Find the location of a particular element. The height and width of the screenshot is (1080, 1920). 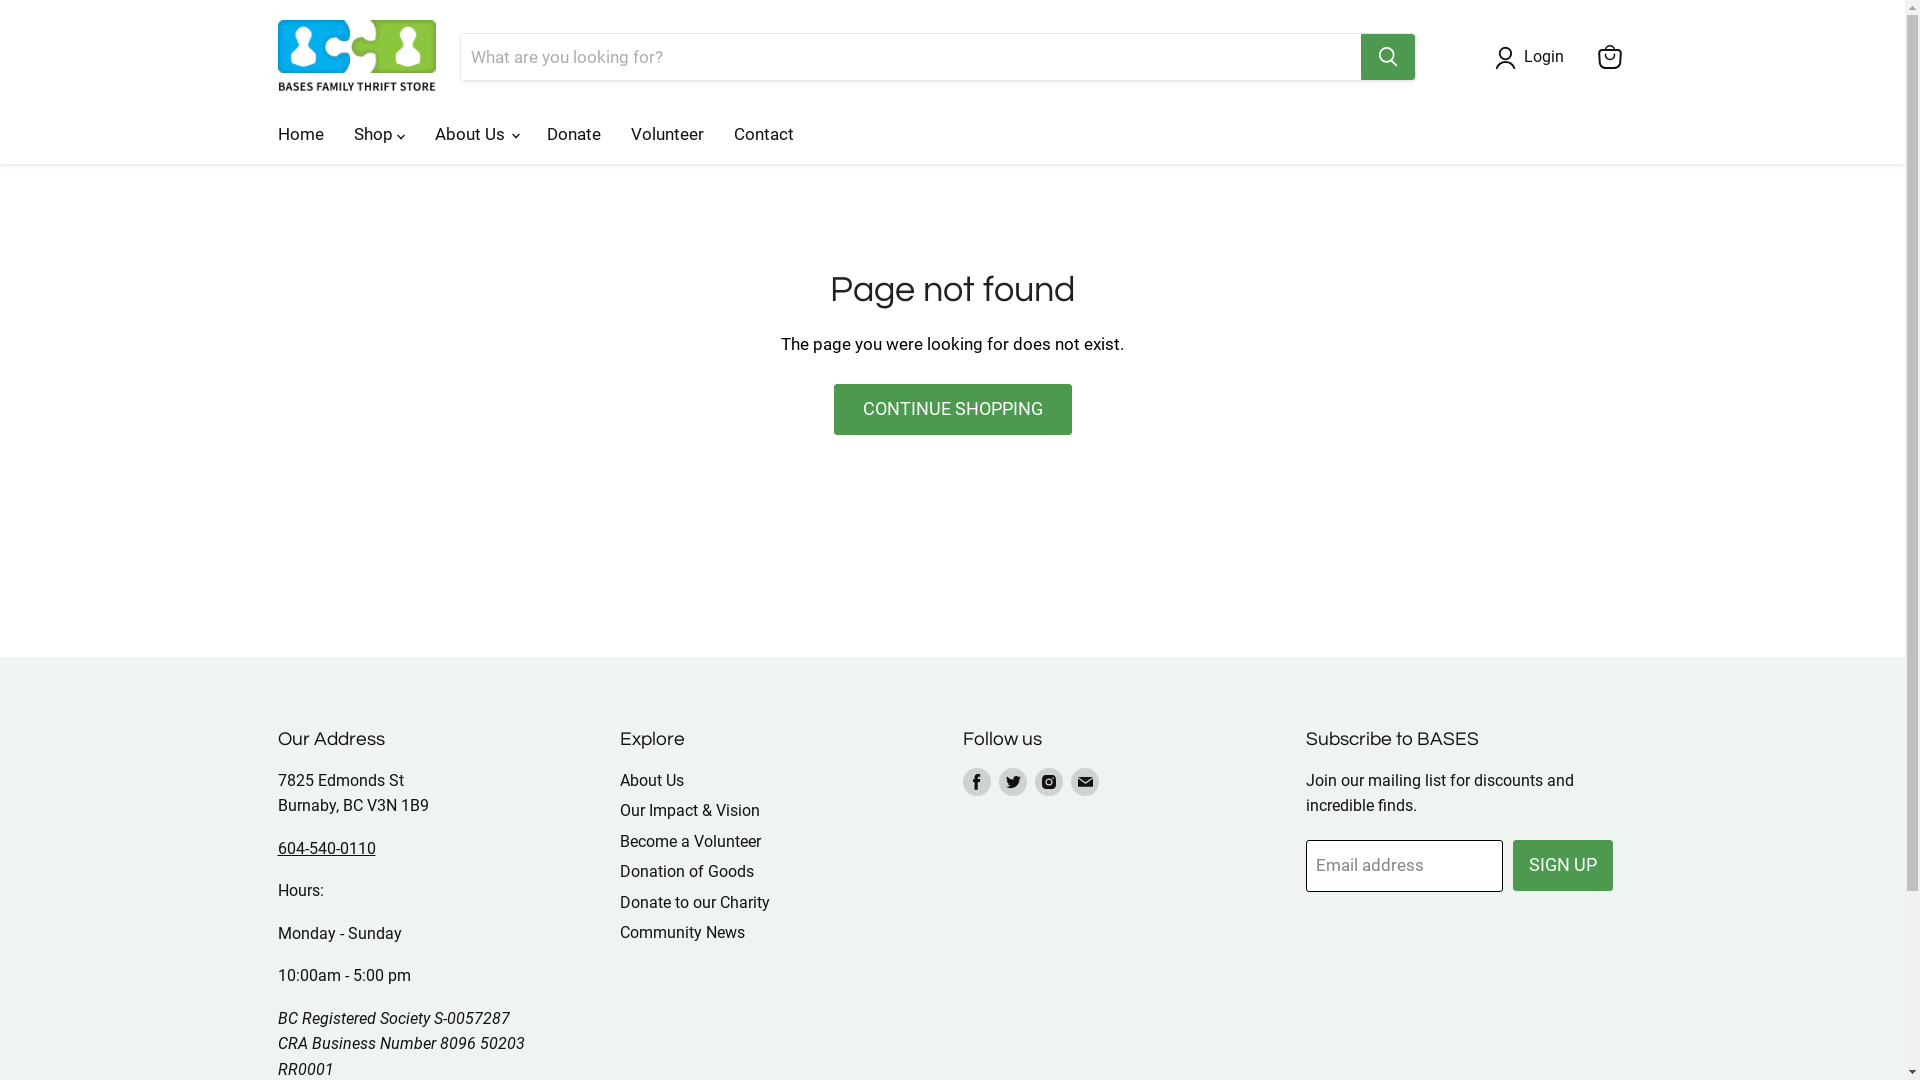

'604-540-0110' is located at coordinates (326, 848).